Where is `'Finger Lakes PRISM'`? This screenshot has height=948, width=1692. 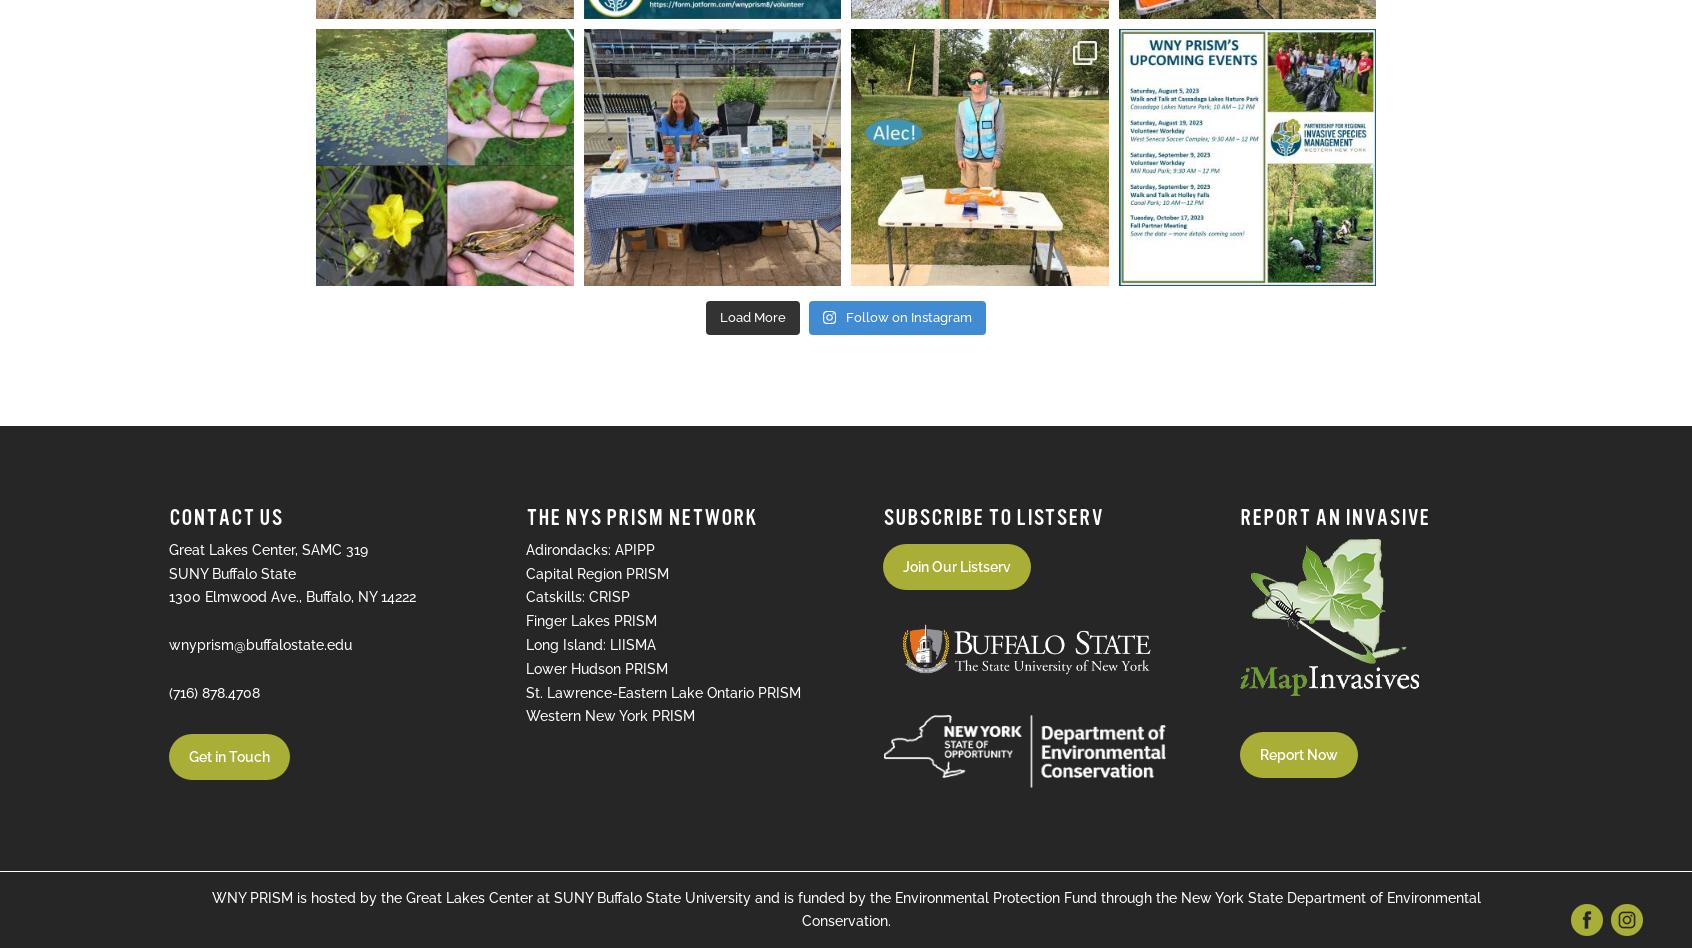
'Finger Lakes PRISM' is located at coordinates (590, 620).